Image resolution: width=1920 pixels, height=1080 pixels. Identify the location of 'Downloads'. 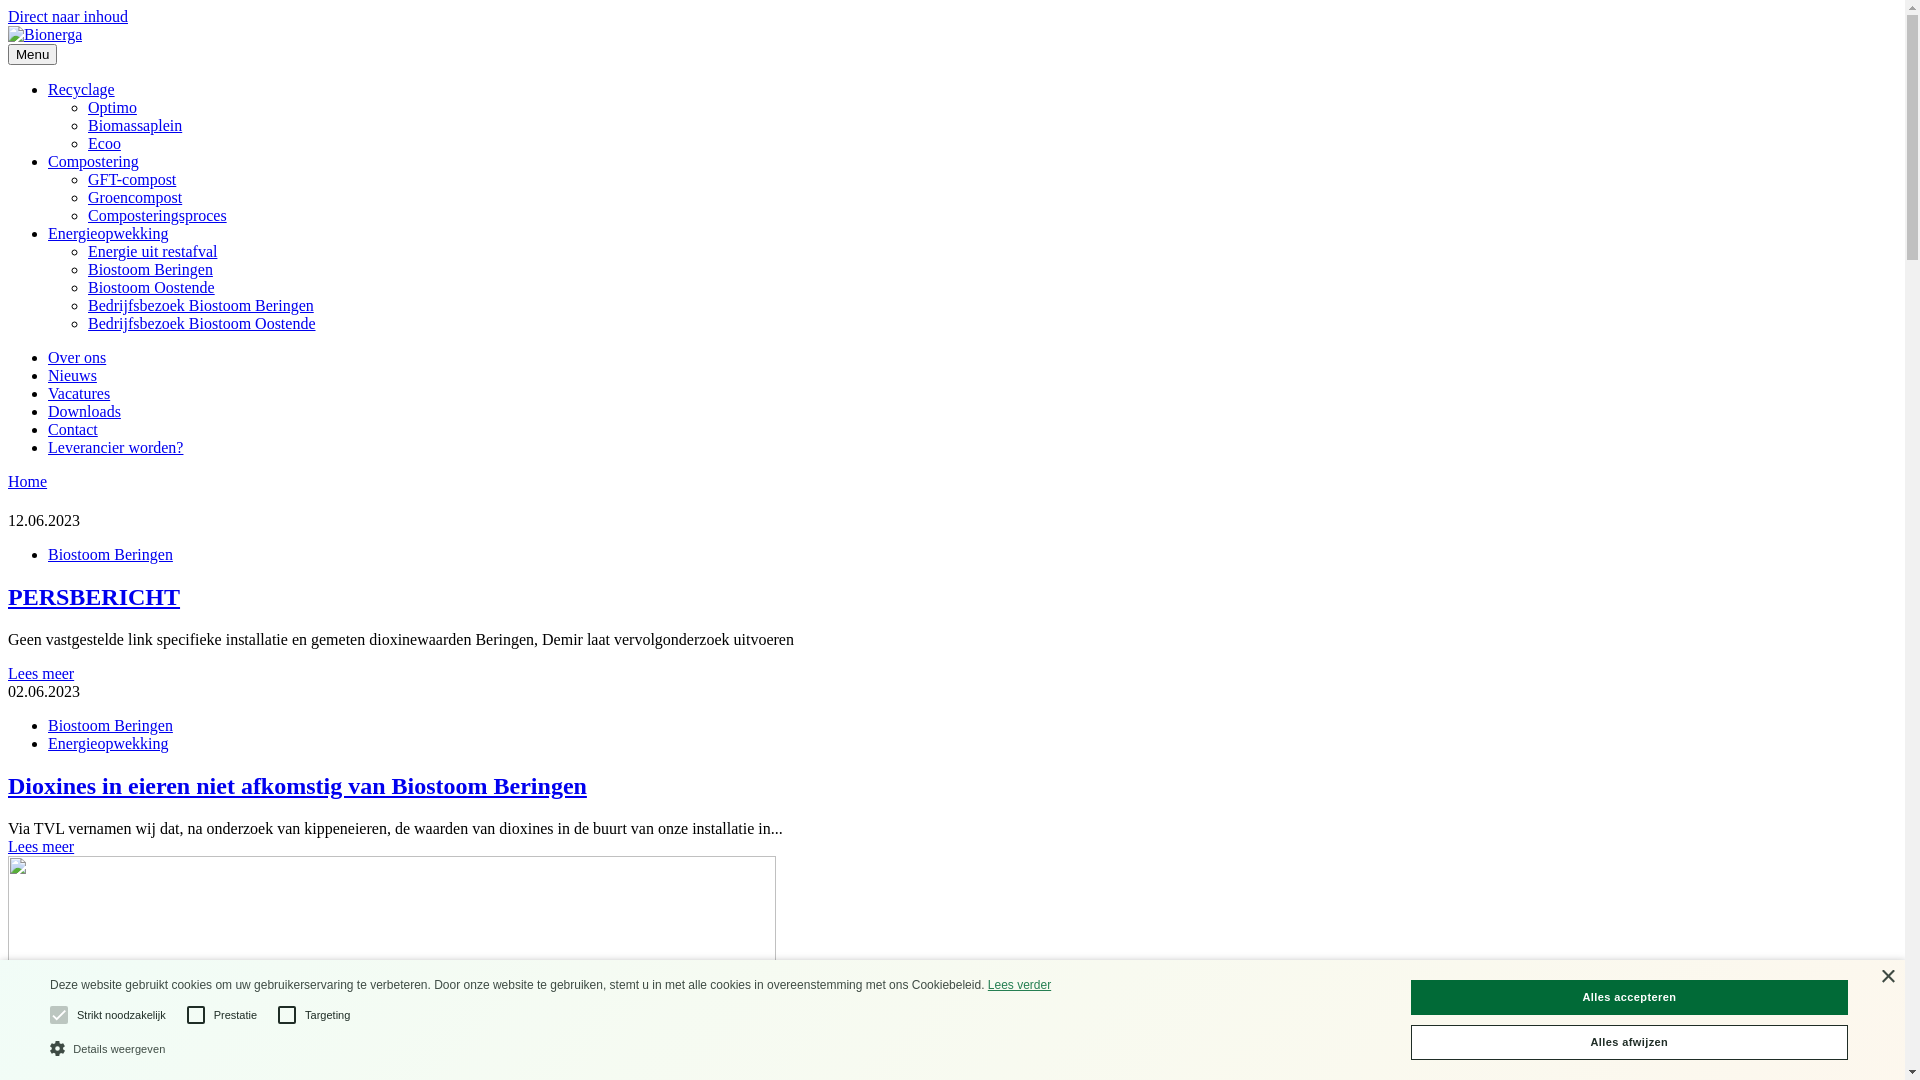
(83, 410).